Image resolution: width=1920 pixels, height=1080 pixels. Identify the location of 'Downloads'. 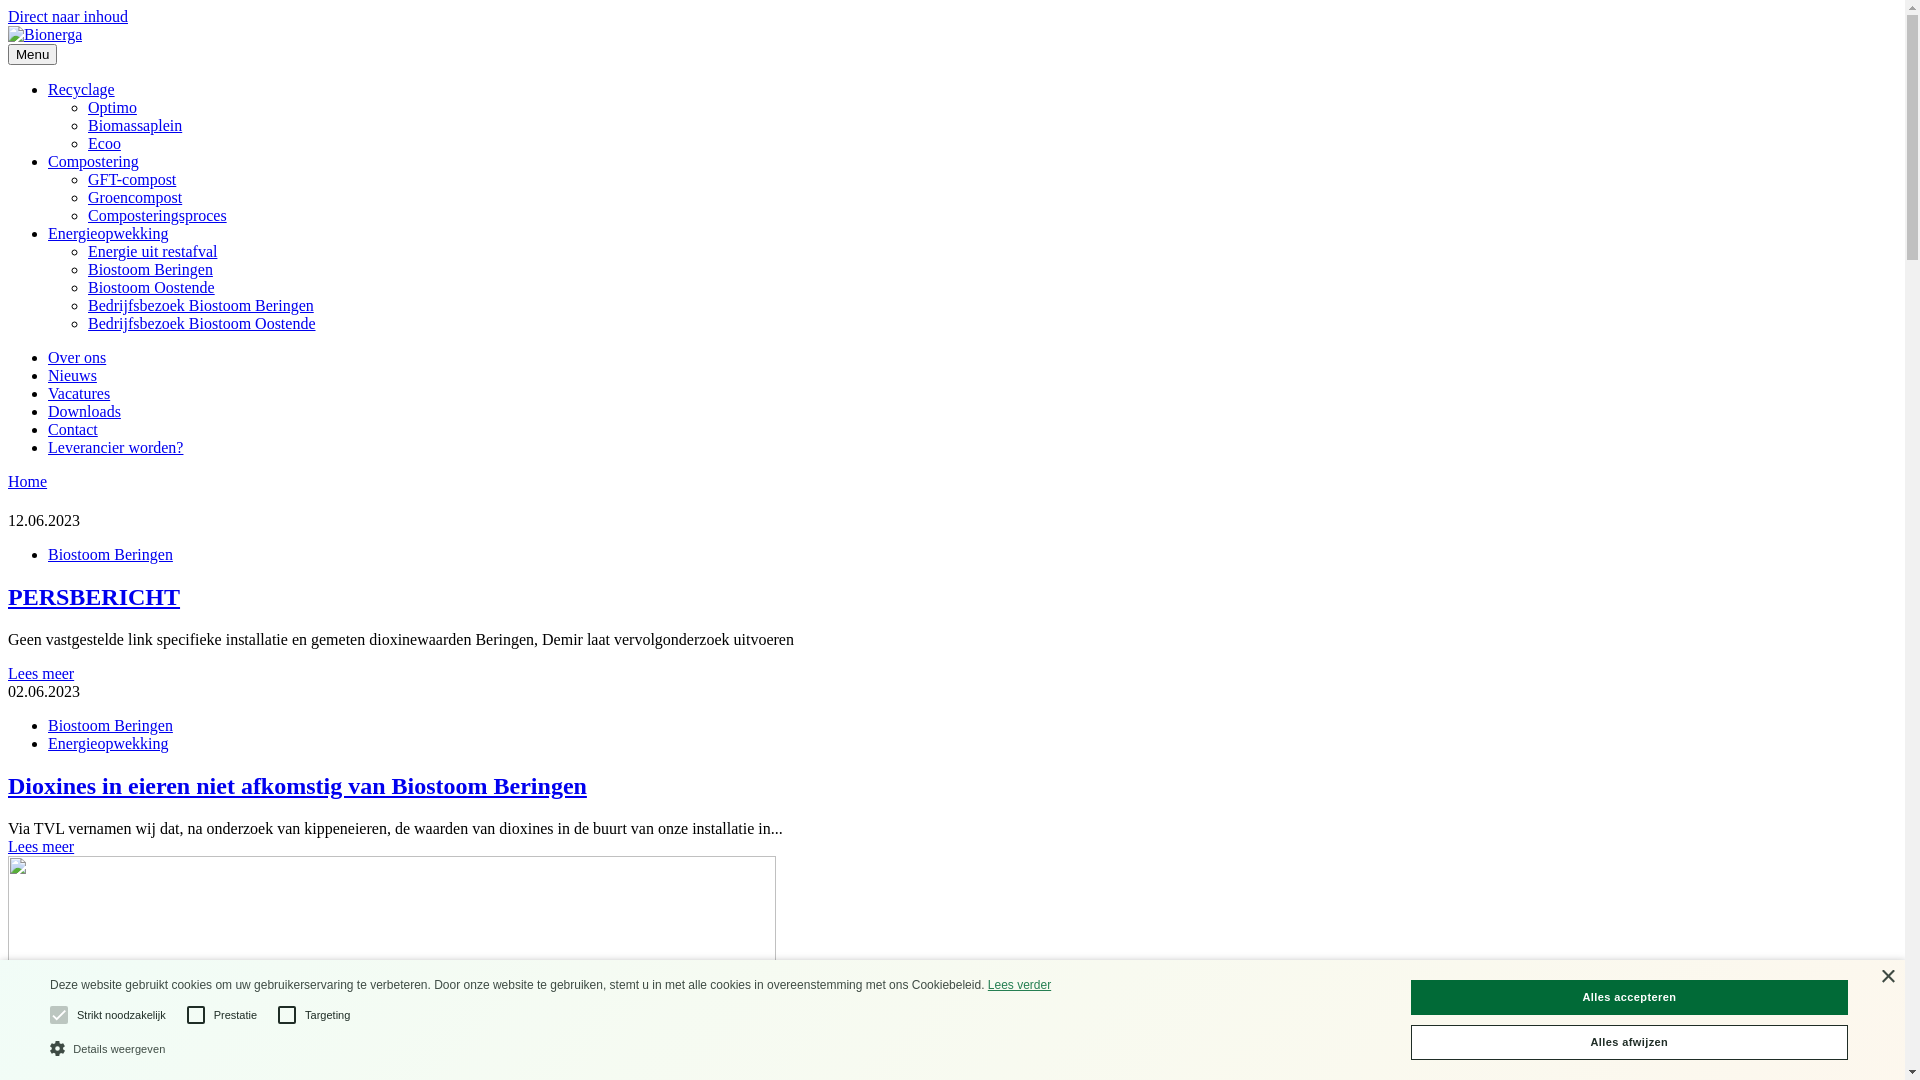
(83, 410).